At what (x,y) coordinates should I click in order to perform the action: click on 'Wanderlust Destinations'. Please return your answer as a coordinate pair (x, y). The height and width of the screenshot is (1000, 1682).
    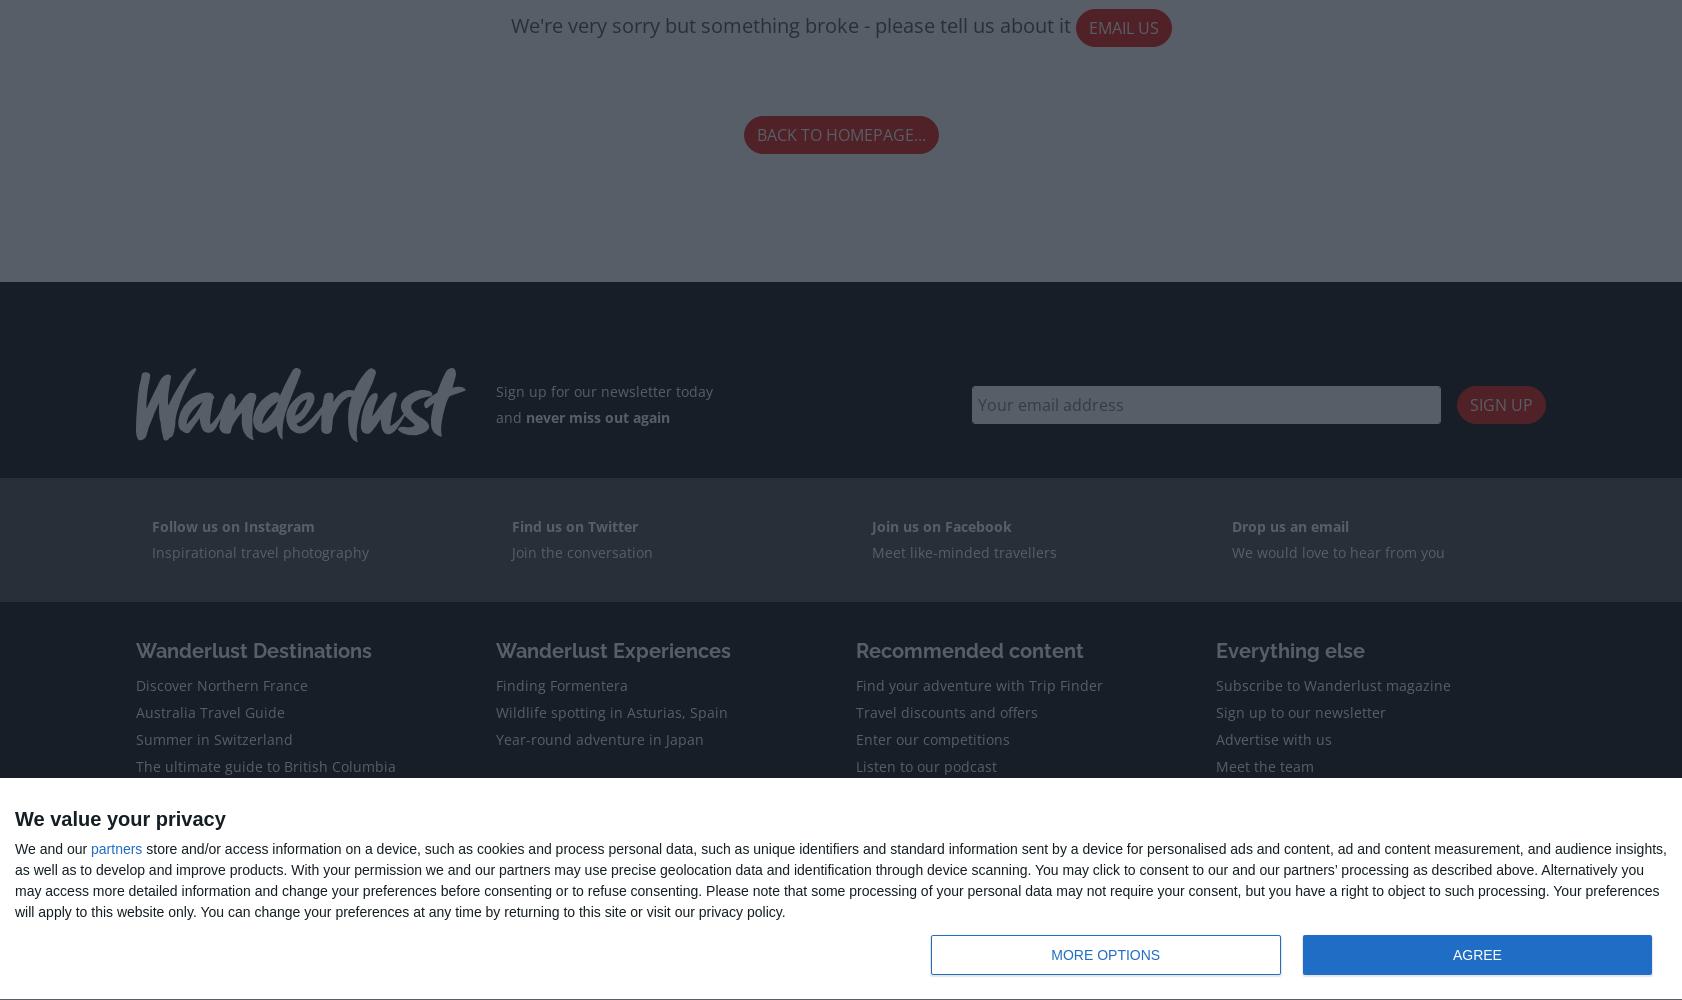
    Looking at the image, I should click on (252, 650).